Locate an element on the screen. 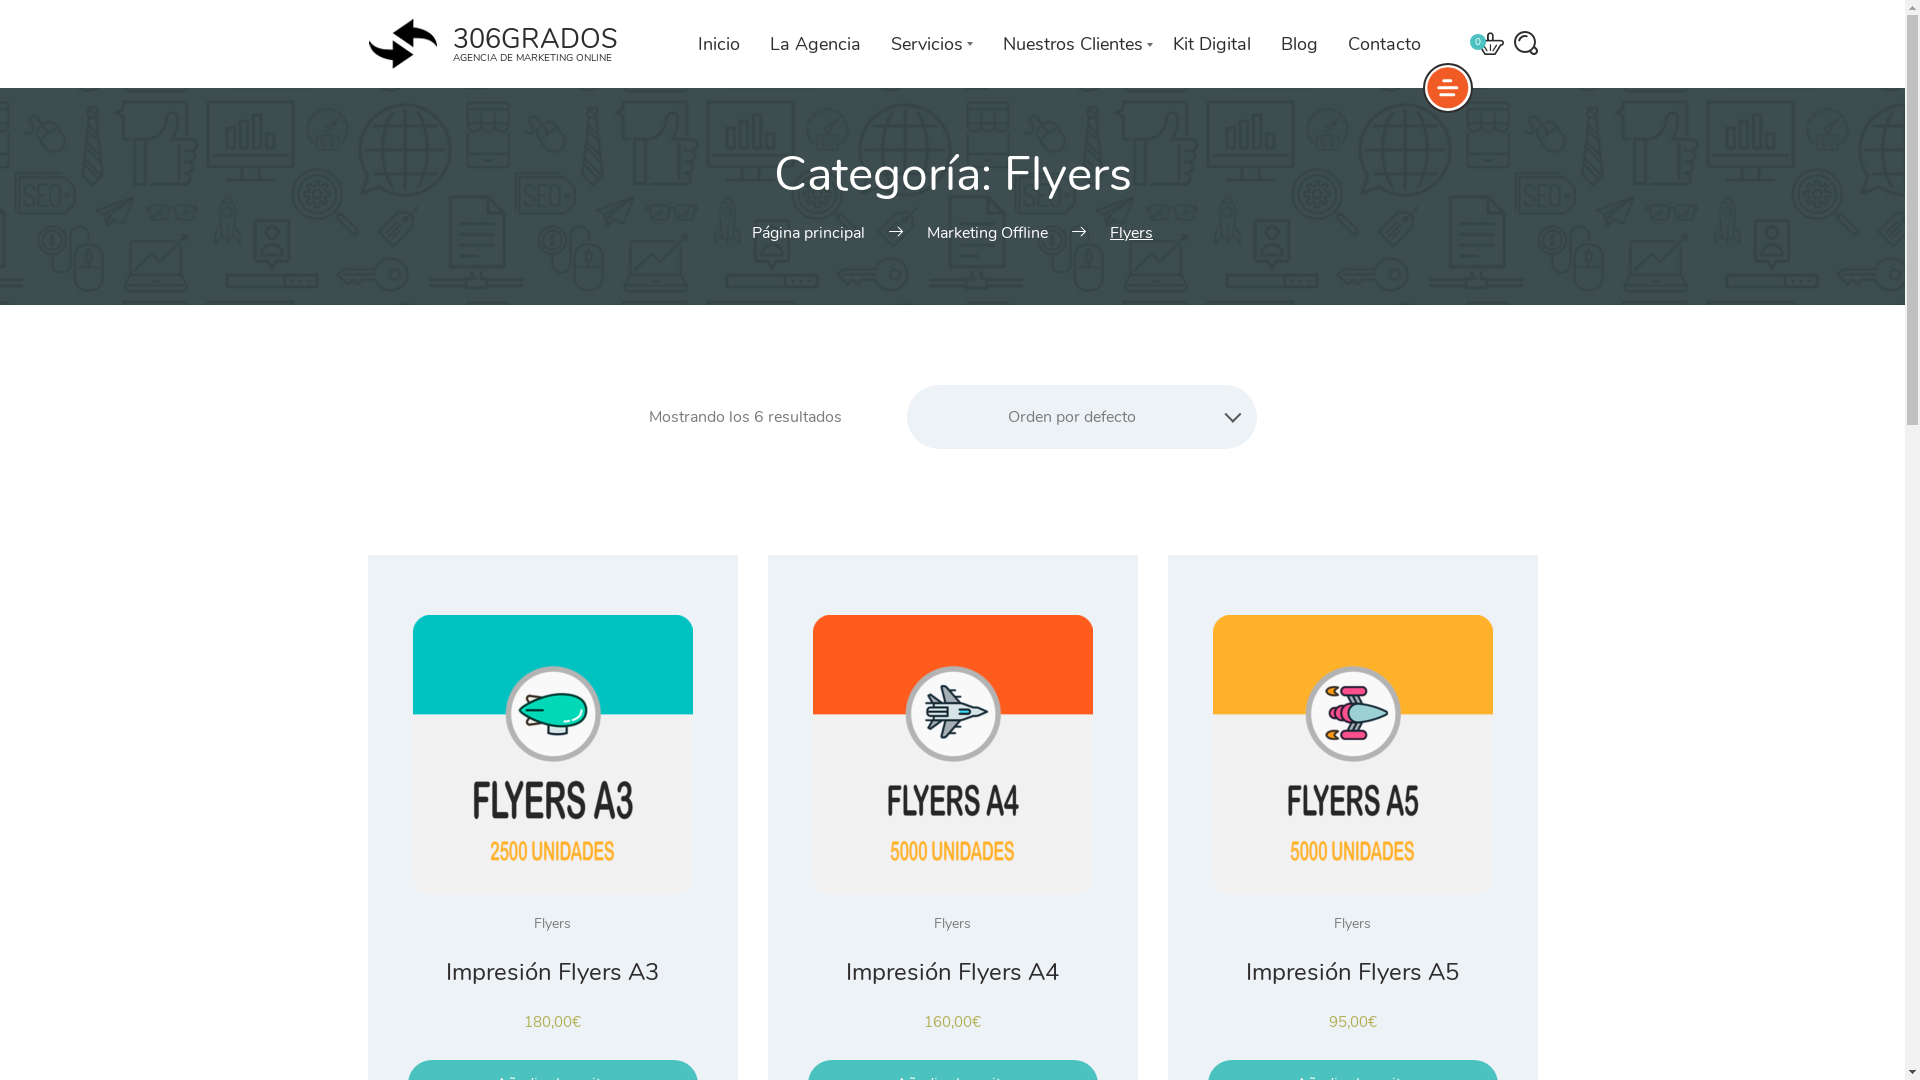 Image resolution: width=1920 pixels, height=1080 pixels. 'Inicio' is located at coordinates (719, 43).